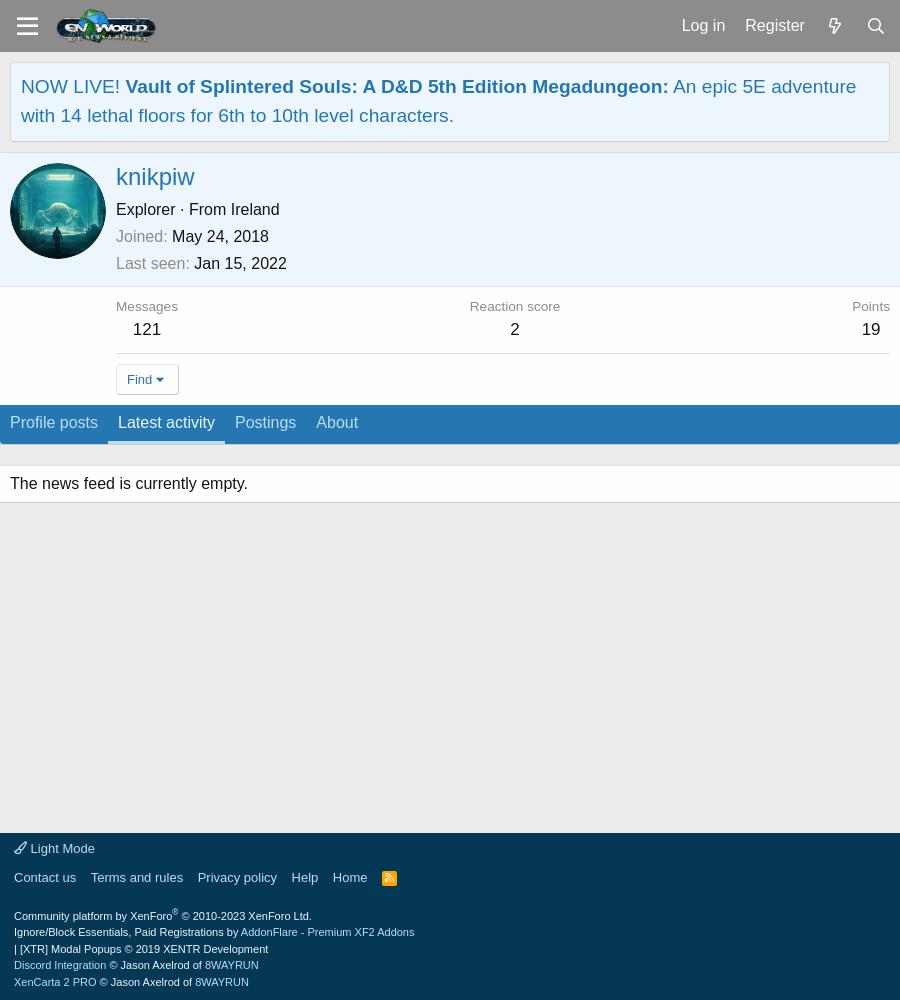  What do you see at coordinates (19, 99) in the screenshot?
I see `'An epic 5E adventure with 14 lethal floors for 6th to 10th level characters.'` at bounding box center [19, 99].